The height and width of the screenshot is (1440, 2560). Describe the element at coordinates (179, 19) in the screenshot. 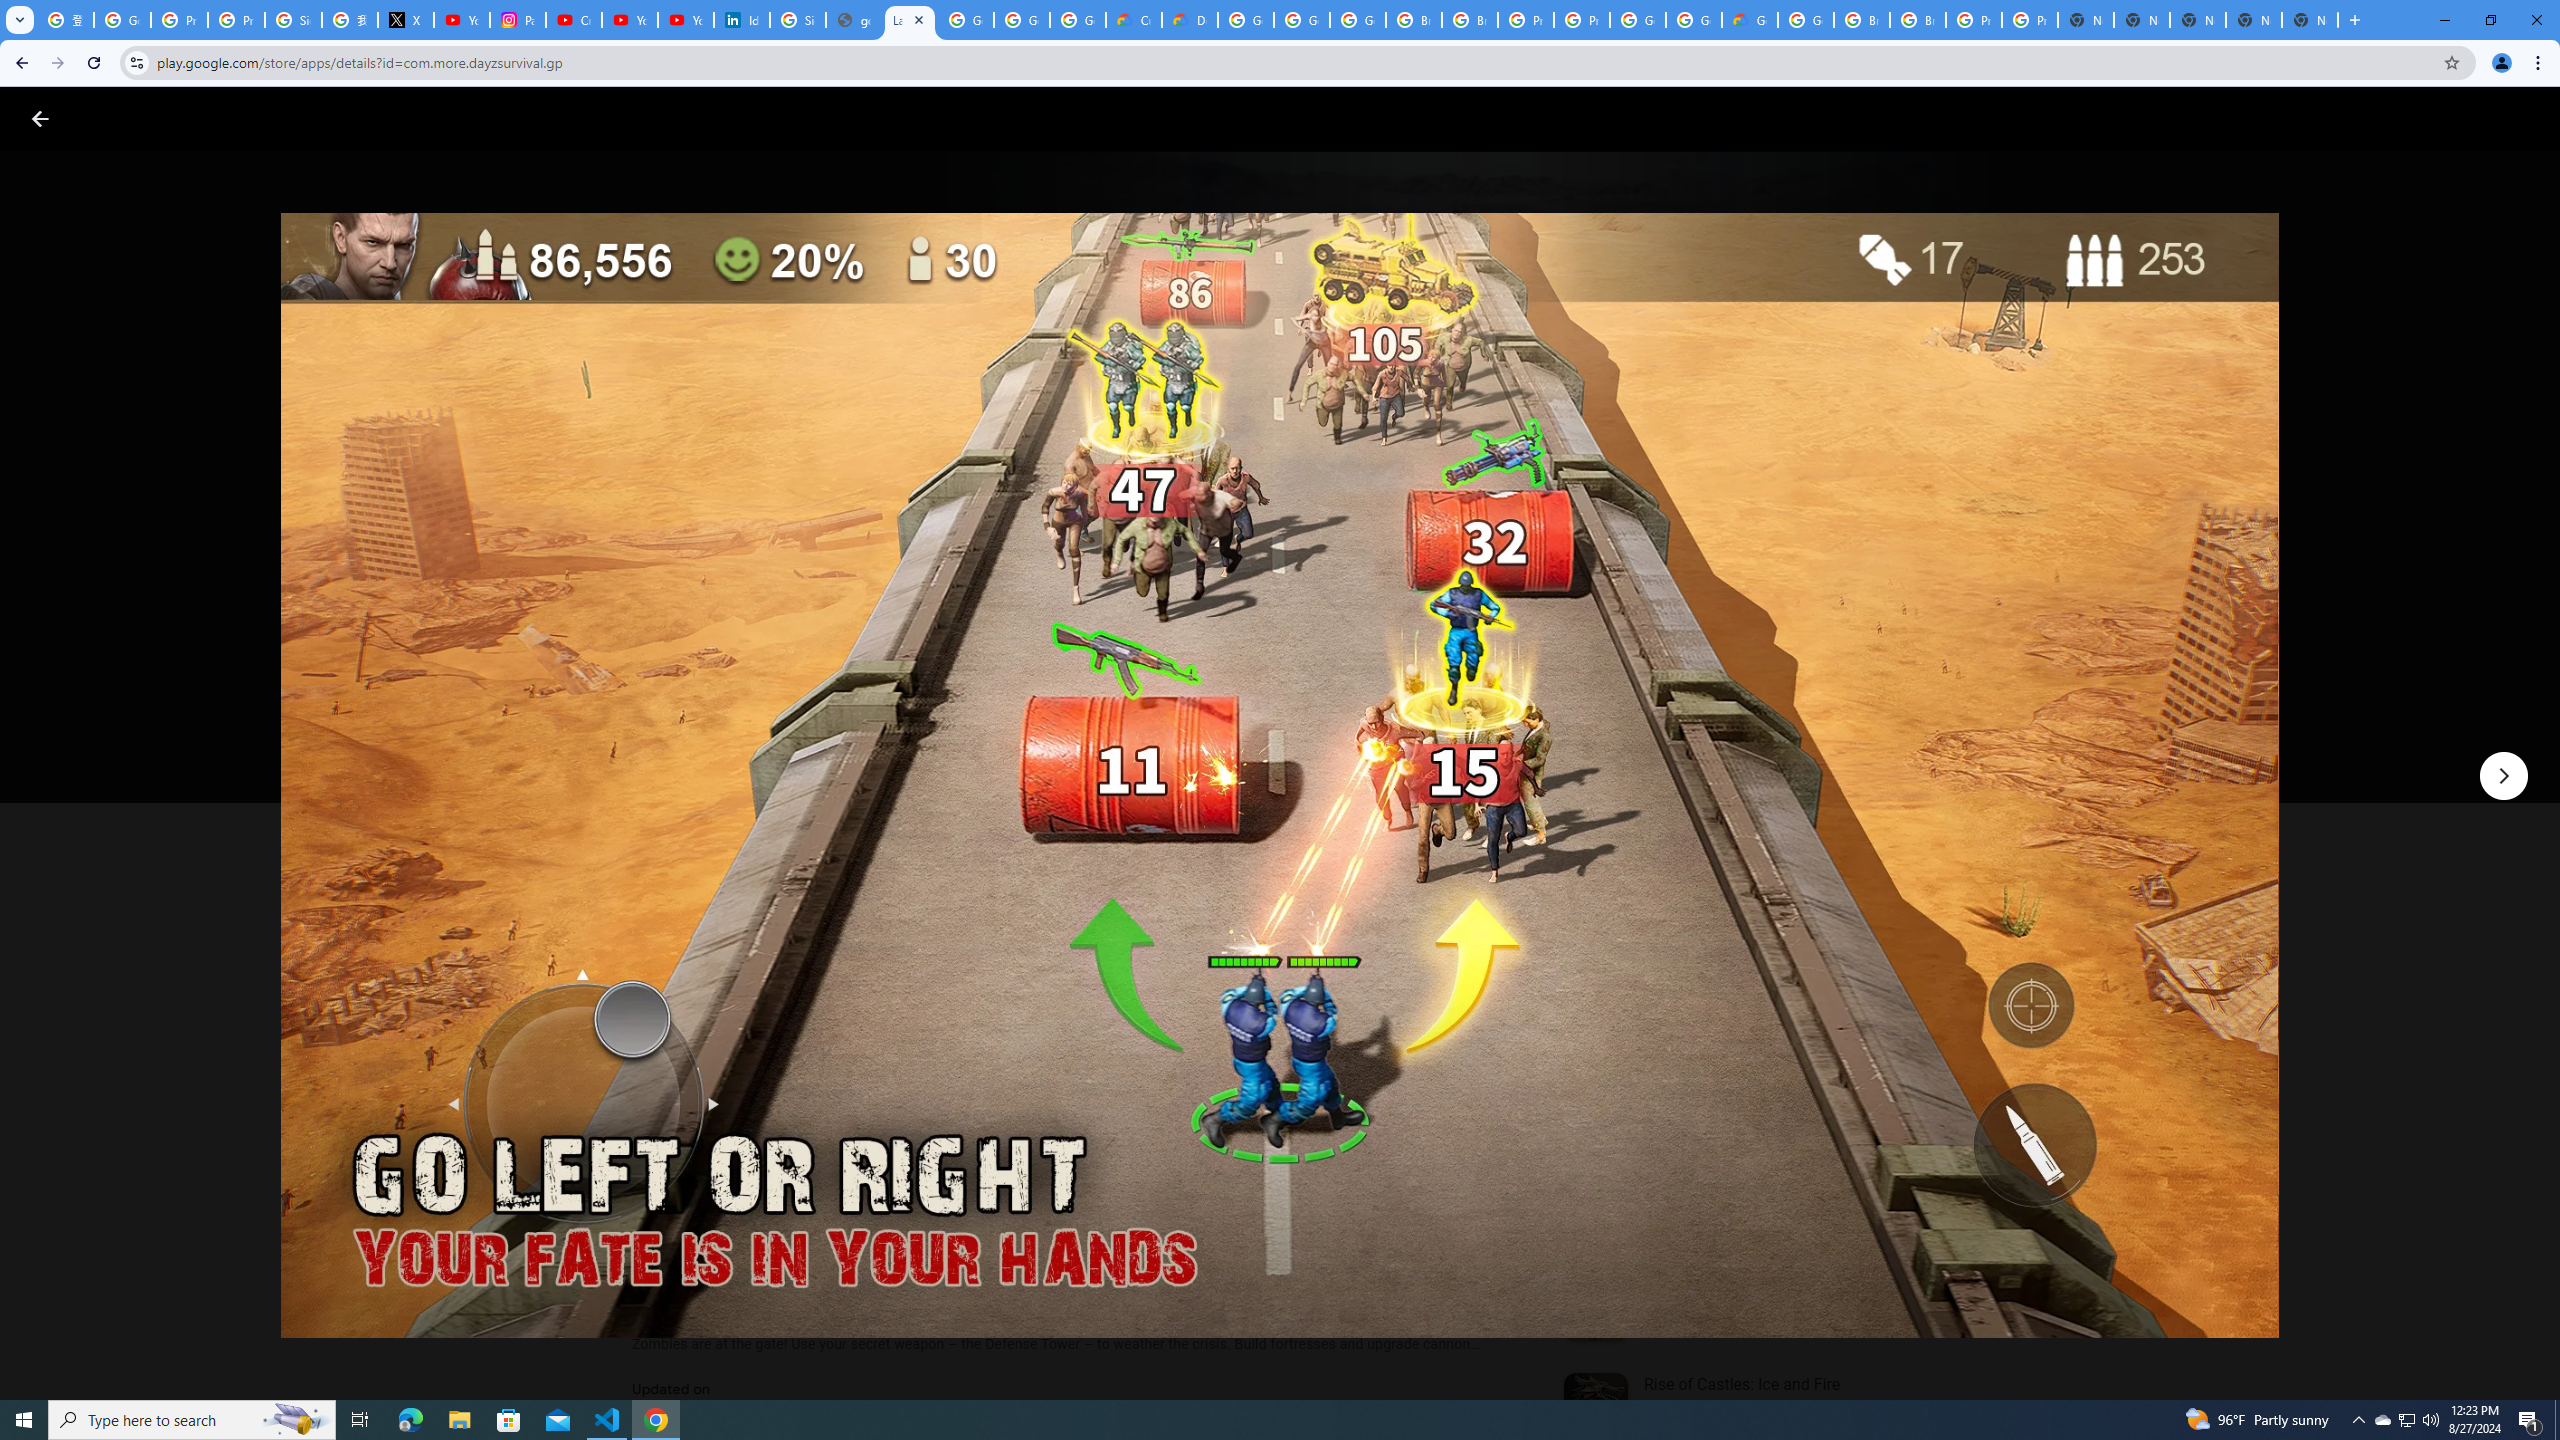

I see `'Privacy Help Center - Policies Help'` at that location.